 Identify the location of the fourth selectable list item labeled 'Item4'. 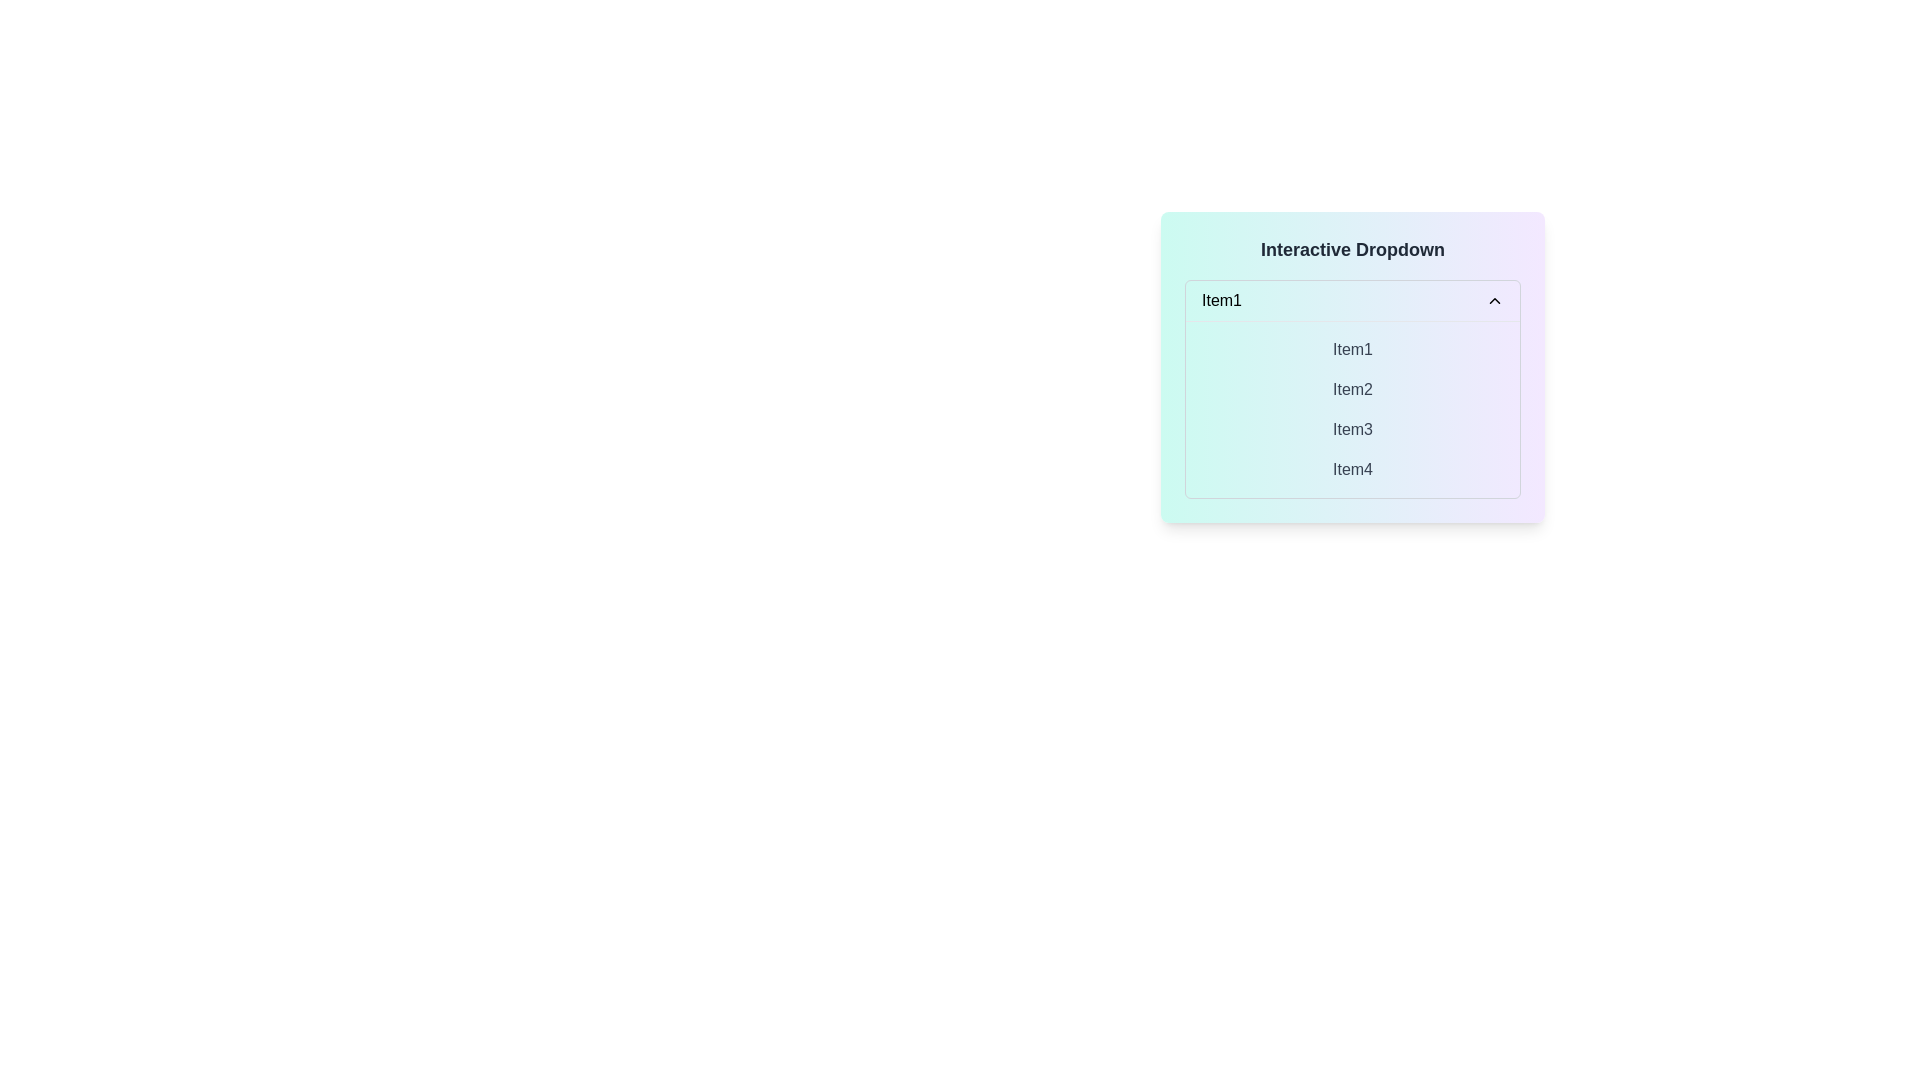
(1353, 470).